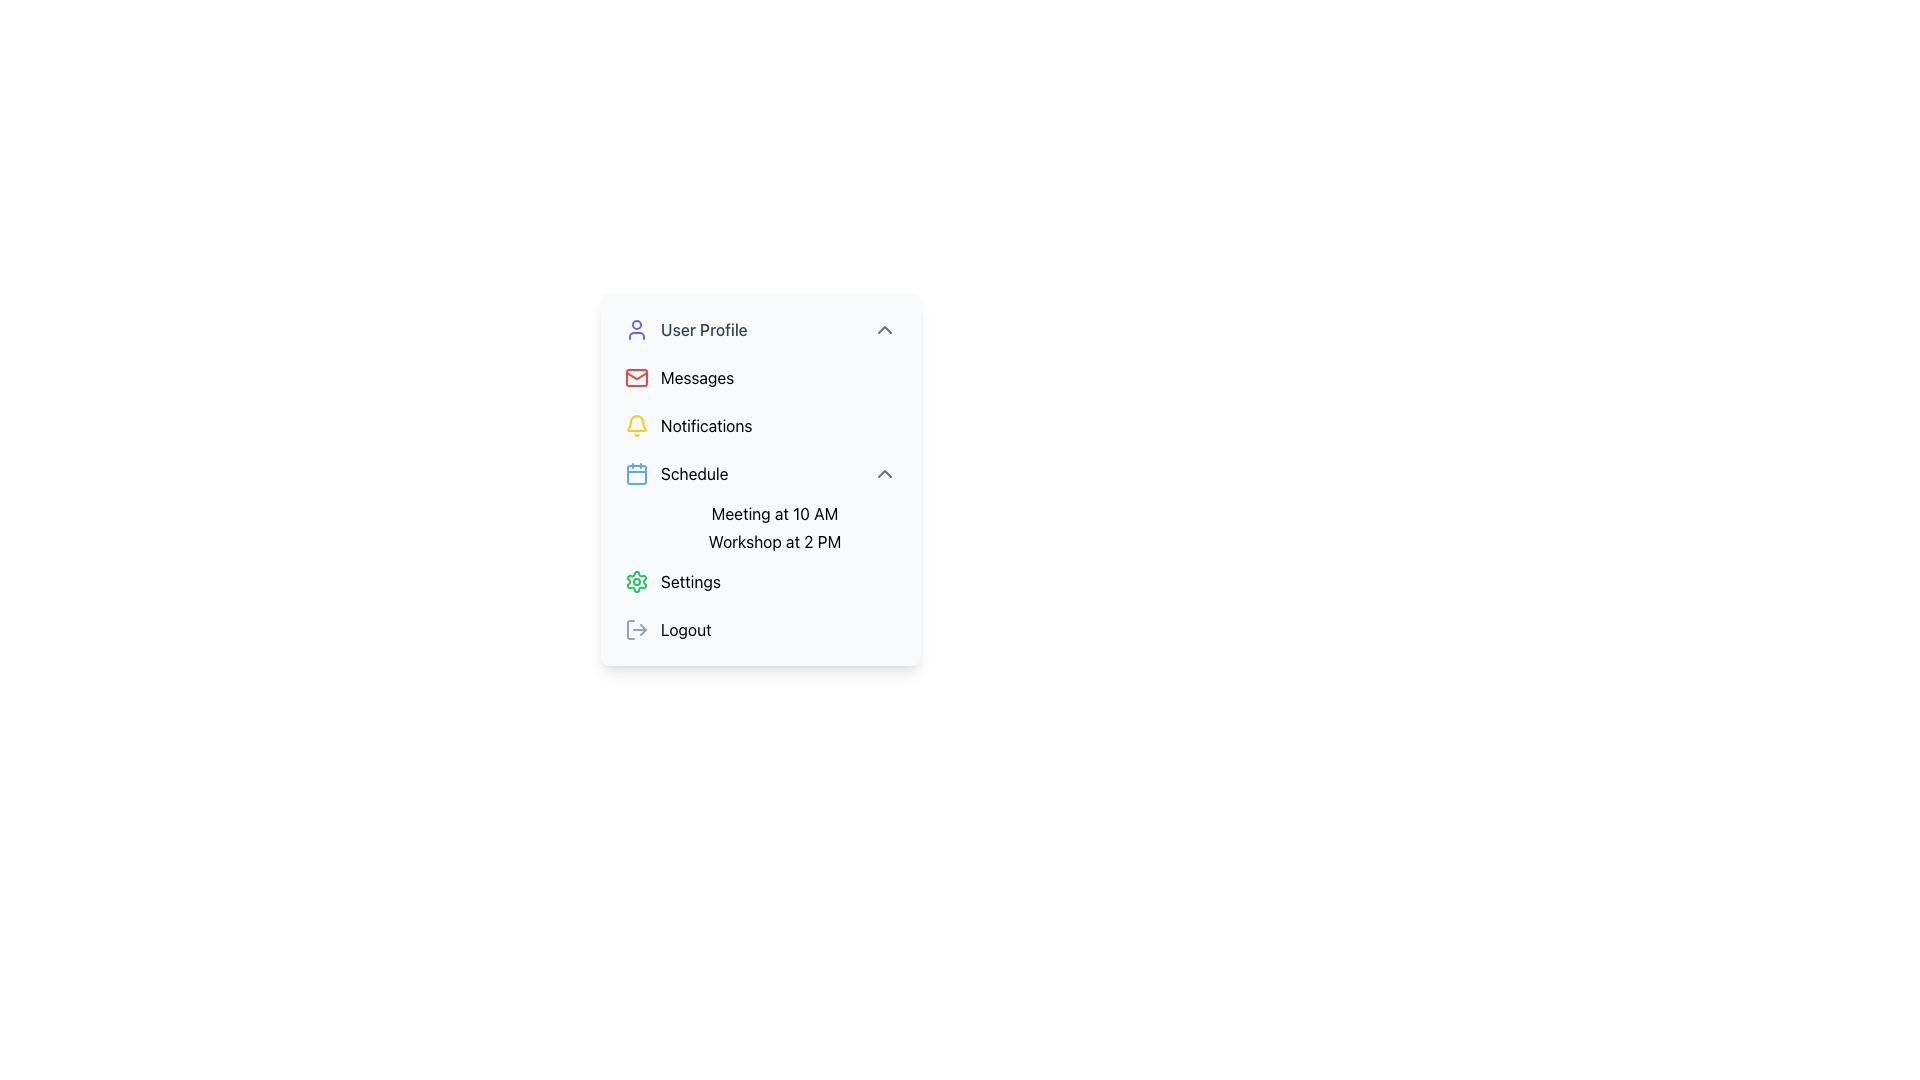 Image resolution: width=1920 pixels, height=1080 pixels. Describe the element at coordinates (760, 628) in the screenshot. I see `the logout button located at the bottom of the vertical navigation menu to log out of the application` at that location.